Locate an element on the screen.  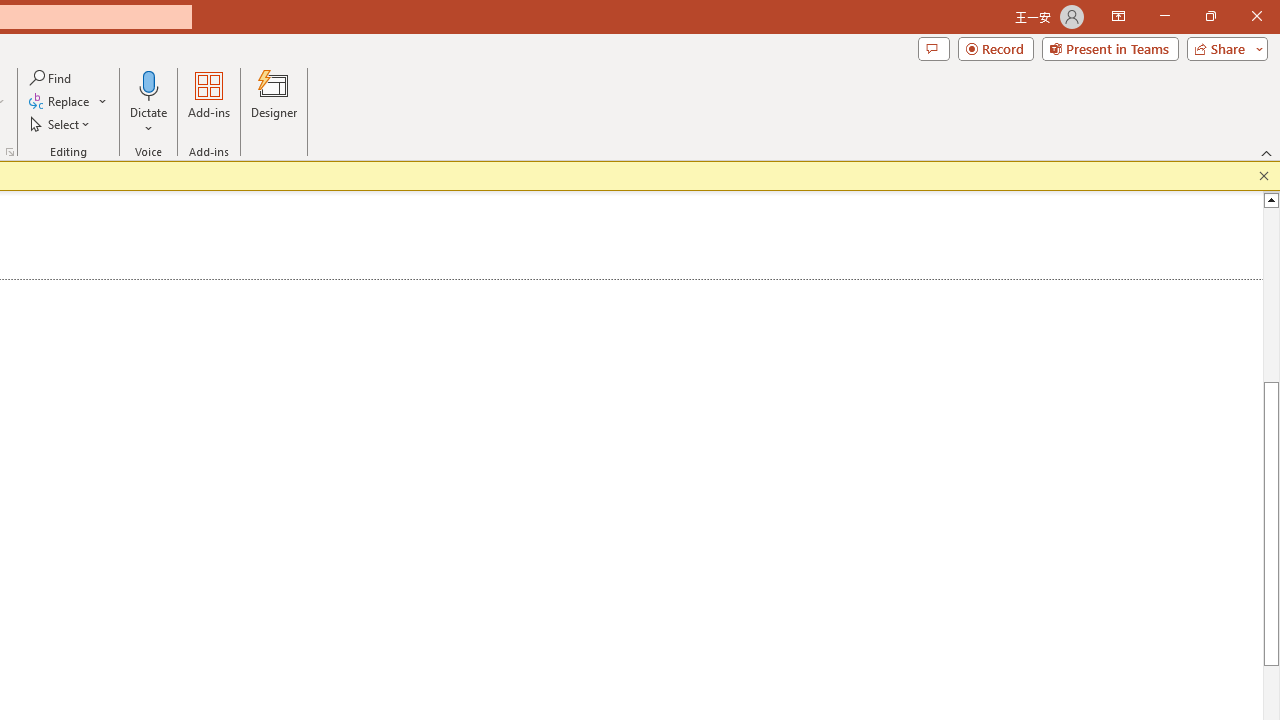
'Select' is located at coordinates (61, 124).